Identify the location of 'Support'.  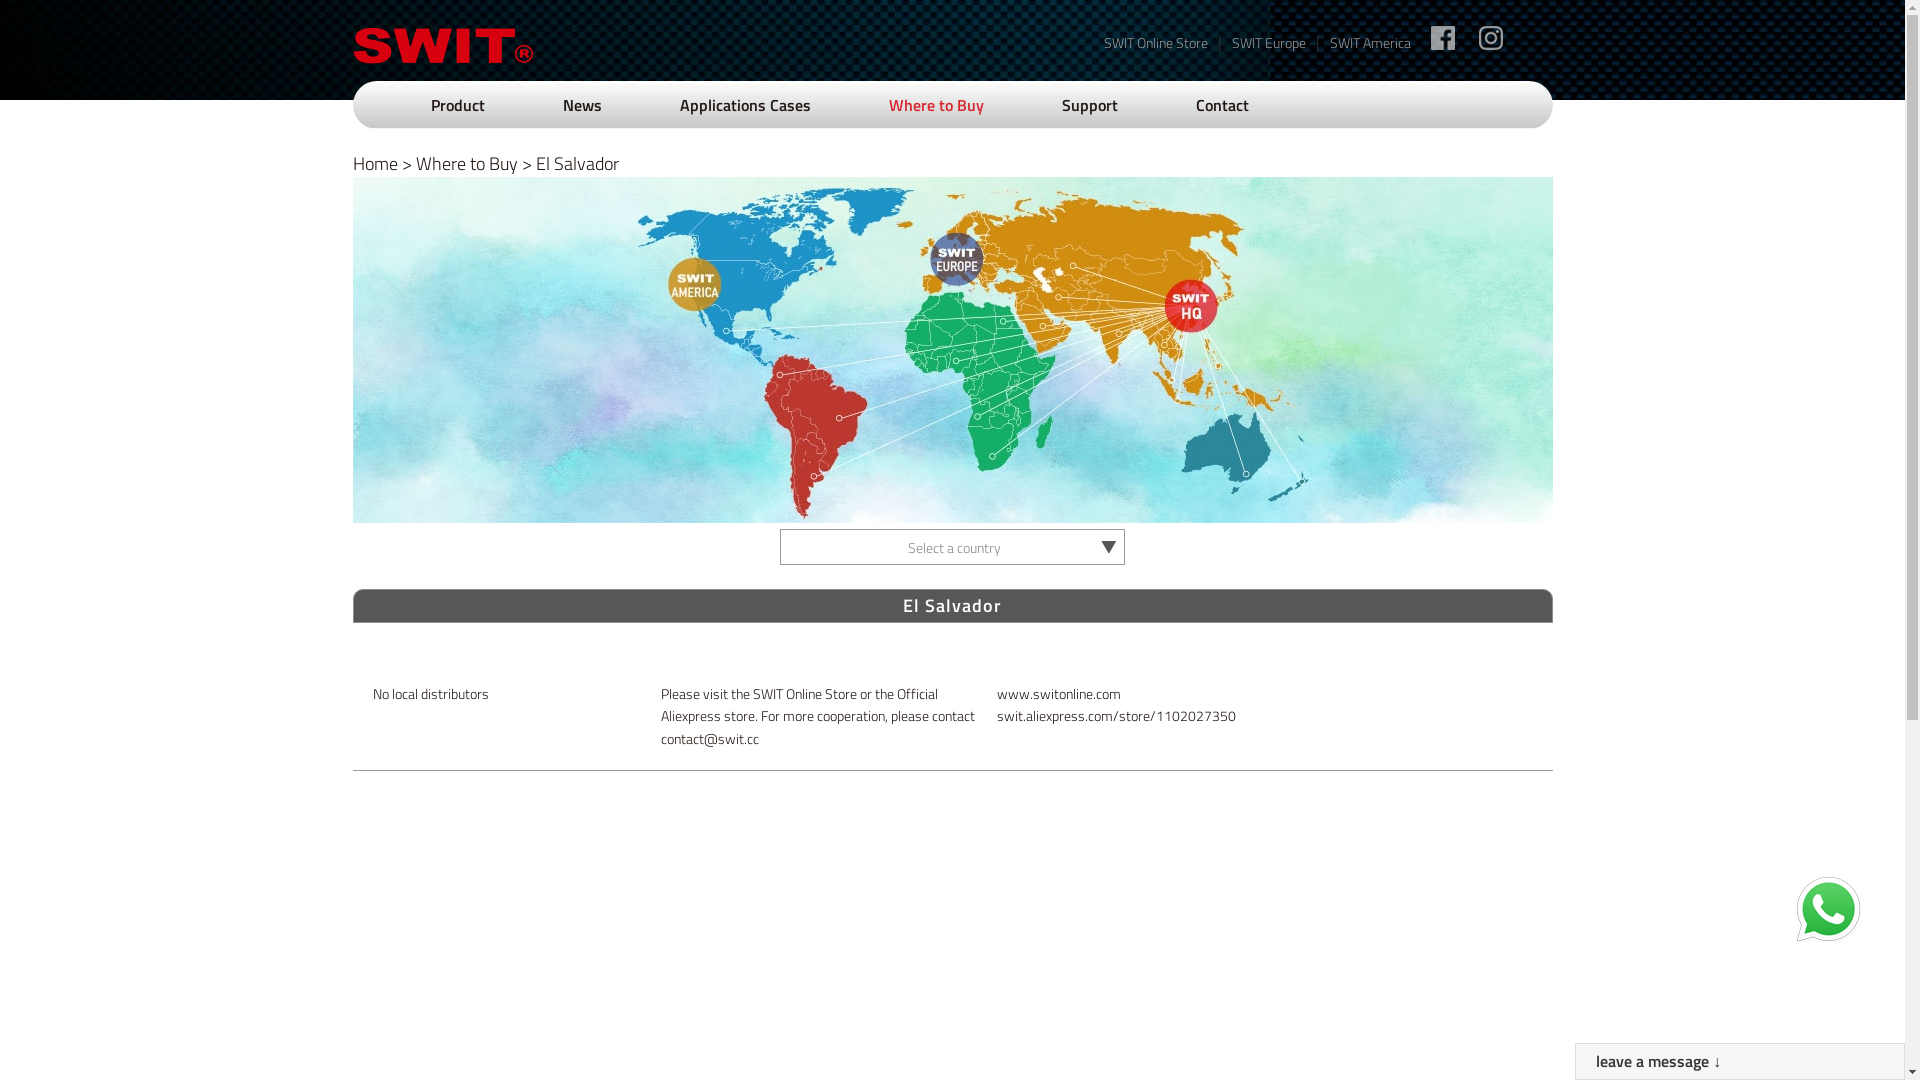
(1088, 104).